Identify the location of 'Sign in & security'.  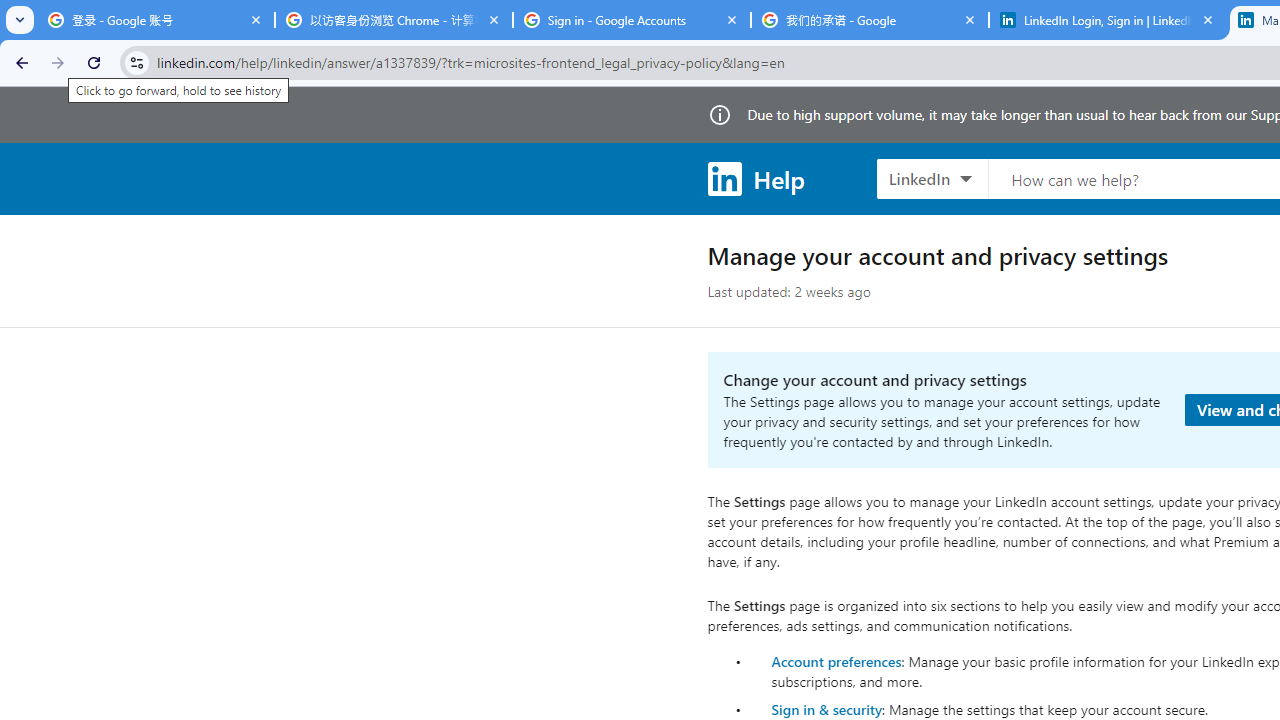
(826, 708).